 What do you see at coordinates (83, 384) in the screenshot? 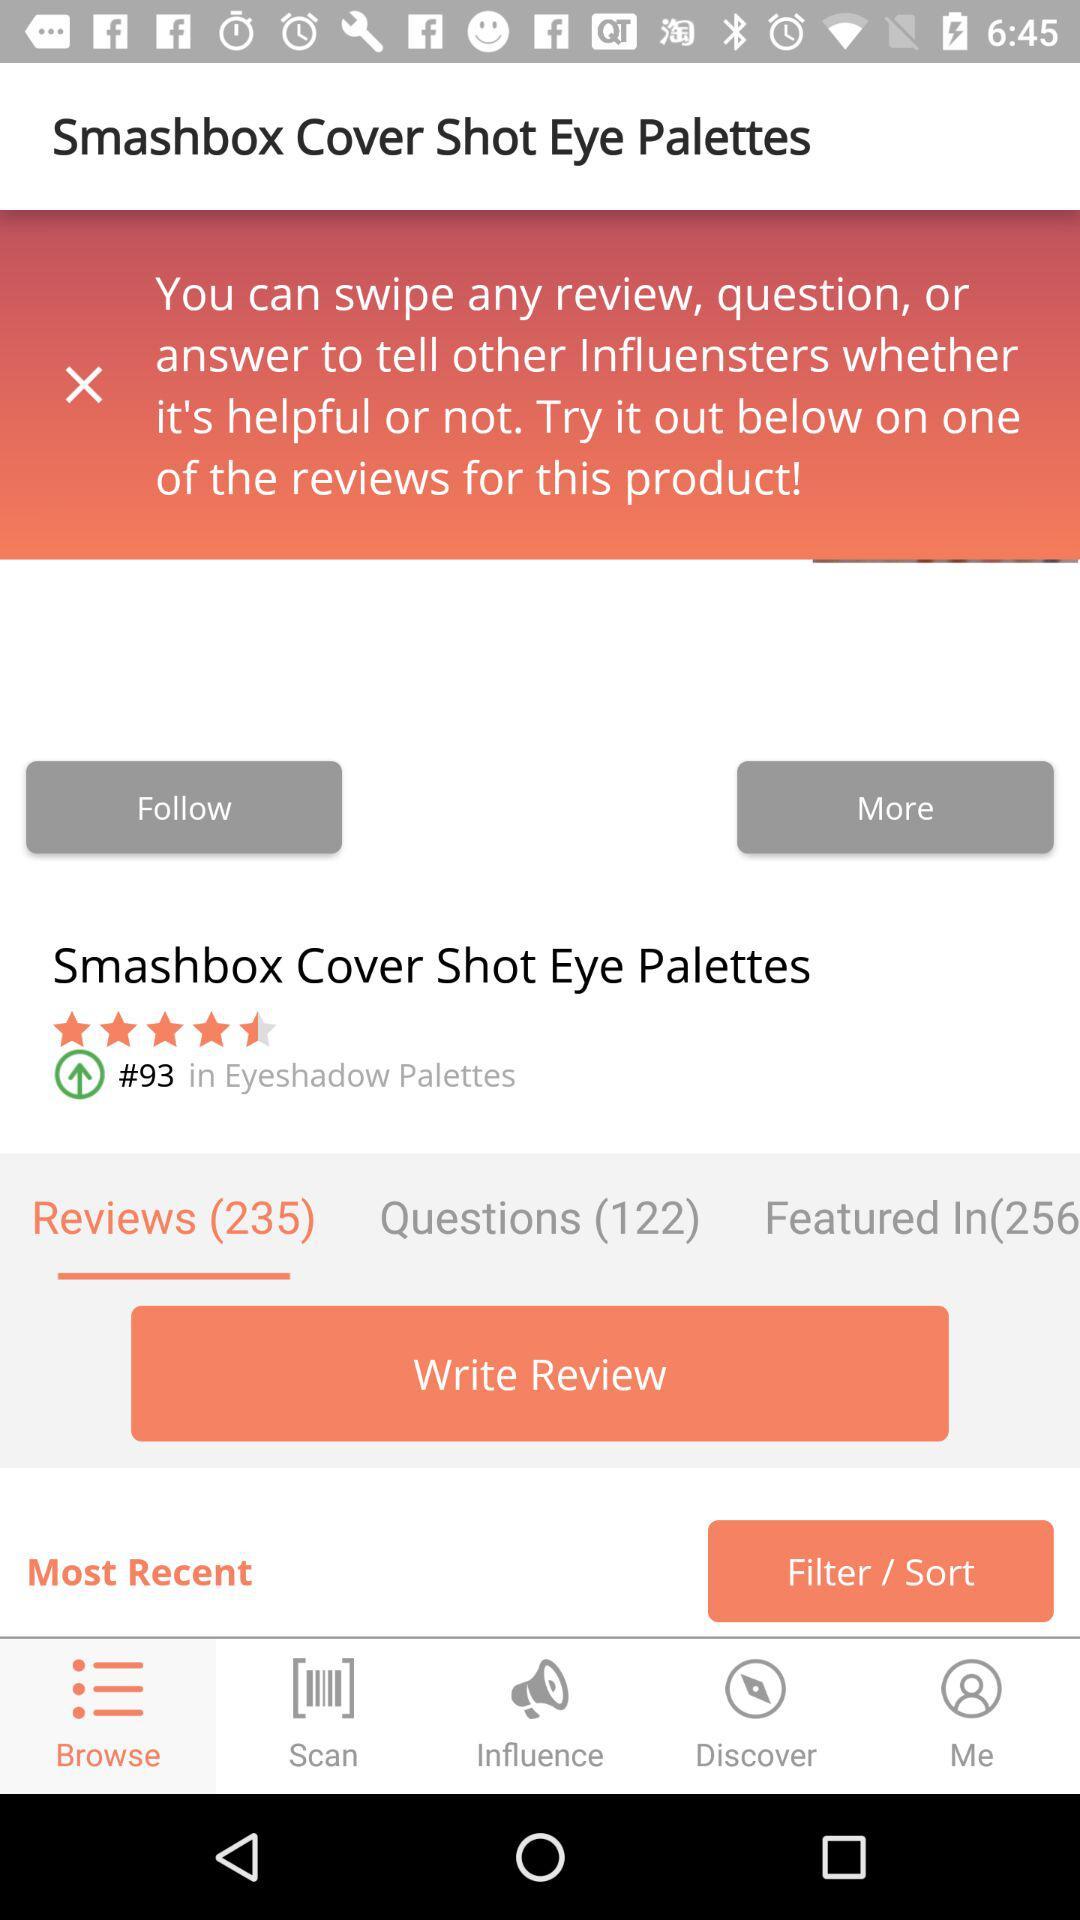
I see `the close icon` at bounding box center [83, 384].